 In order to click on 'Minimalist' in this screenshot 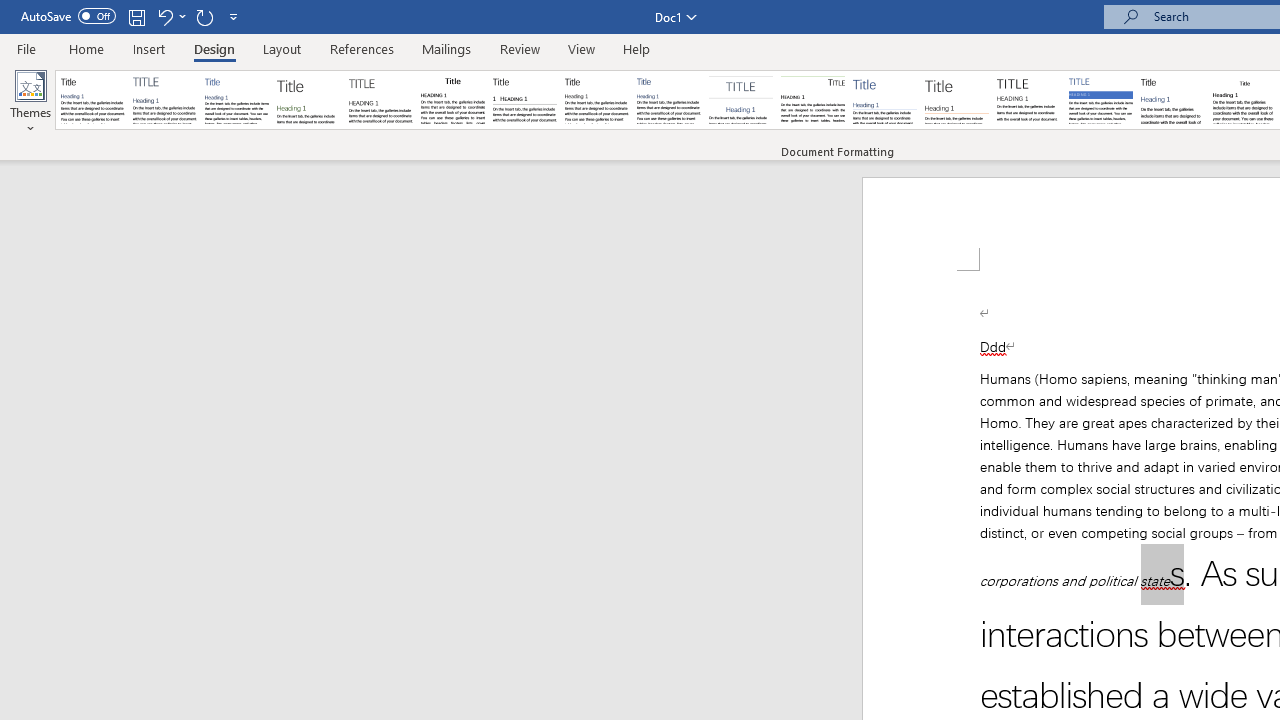, I will do `click(1029, 100)`.